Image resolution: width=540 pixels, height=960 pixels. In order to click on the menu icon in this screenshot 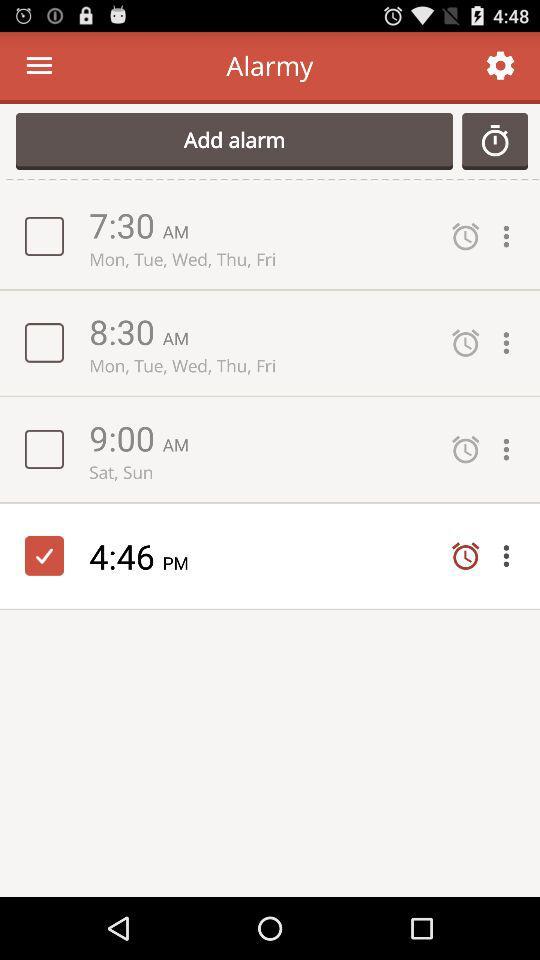, I will do `click(39, 70)`.